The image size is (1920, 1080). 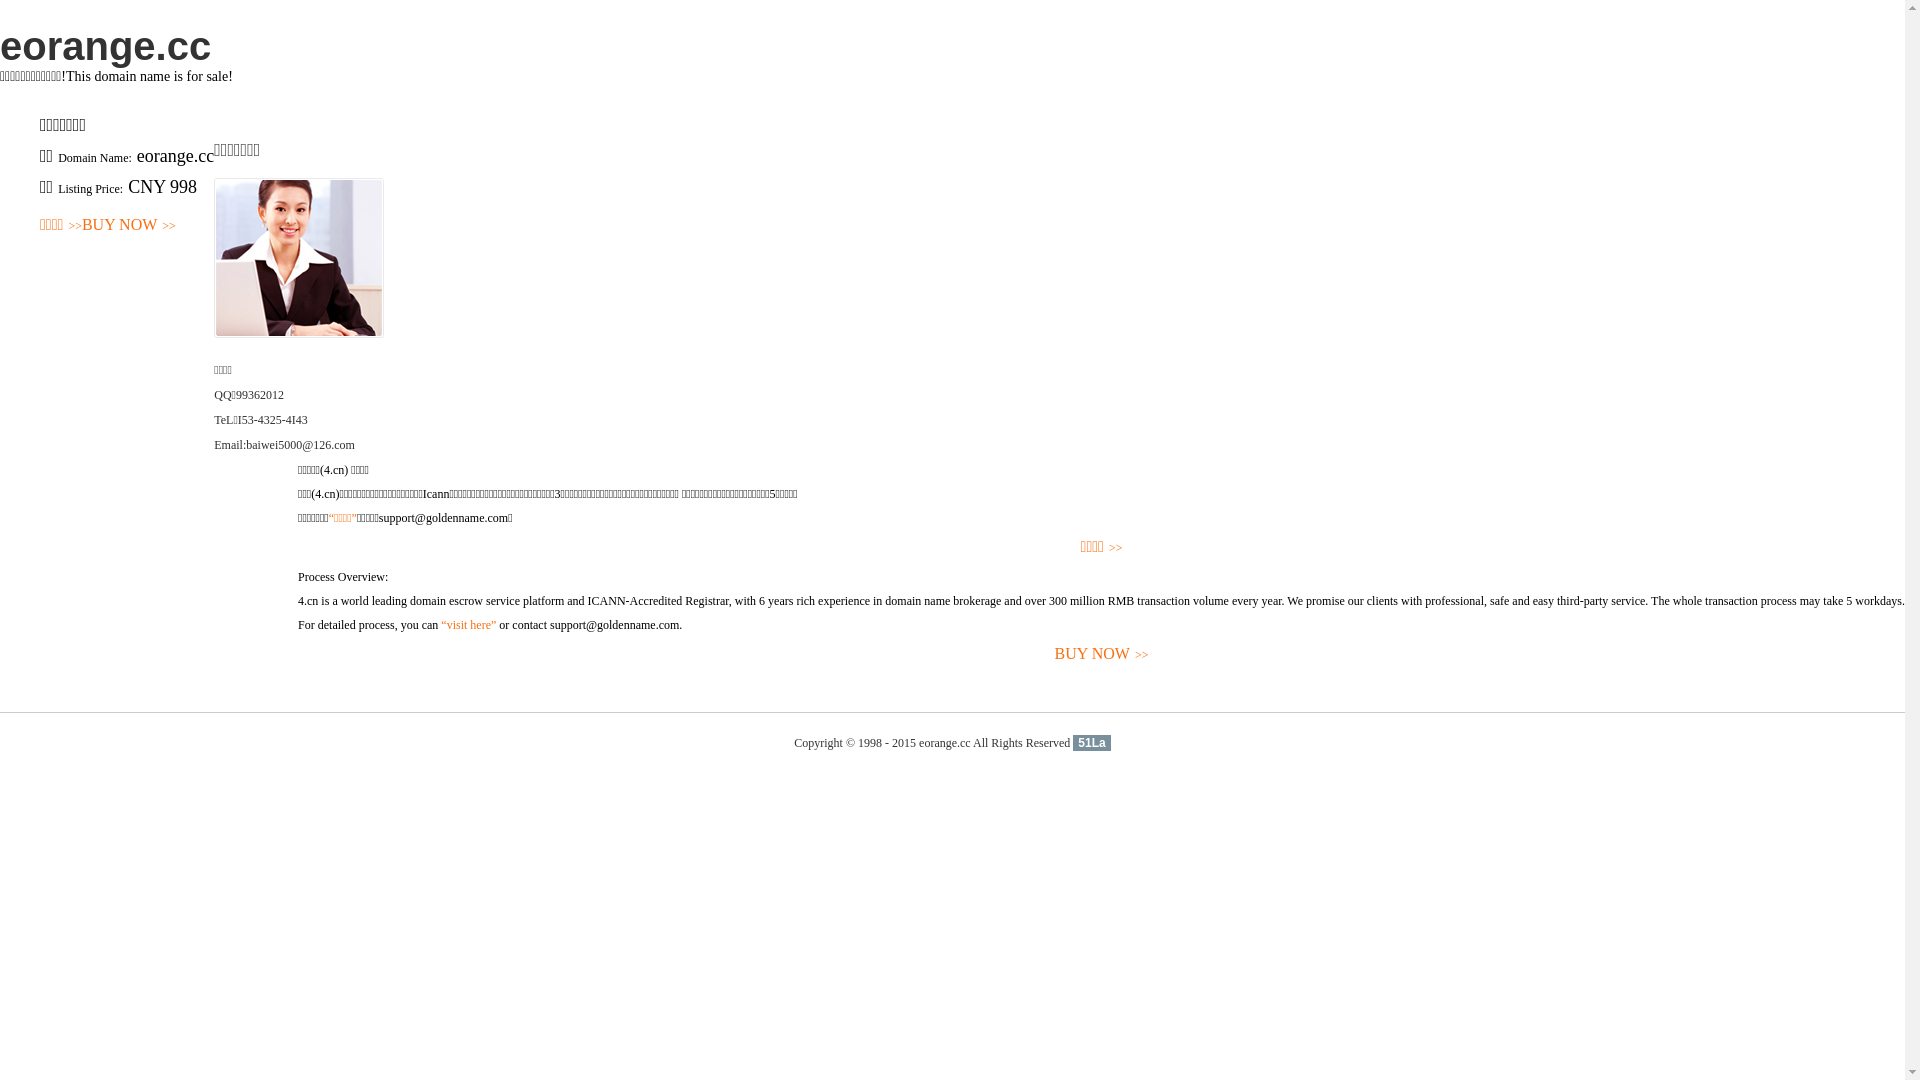 What do you see at coordinates (128, 225) in the screenshot?
I see `'BUY NOW>>'` at bounding box center [128, 225].